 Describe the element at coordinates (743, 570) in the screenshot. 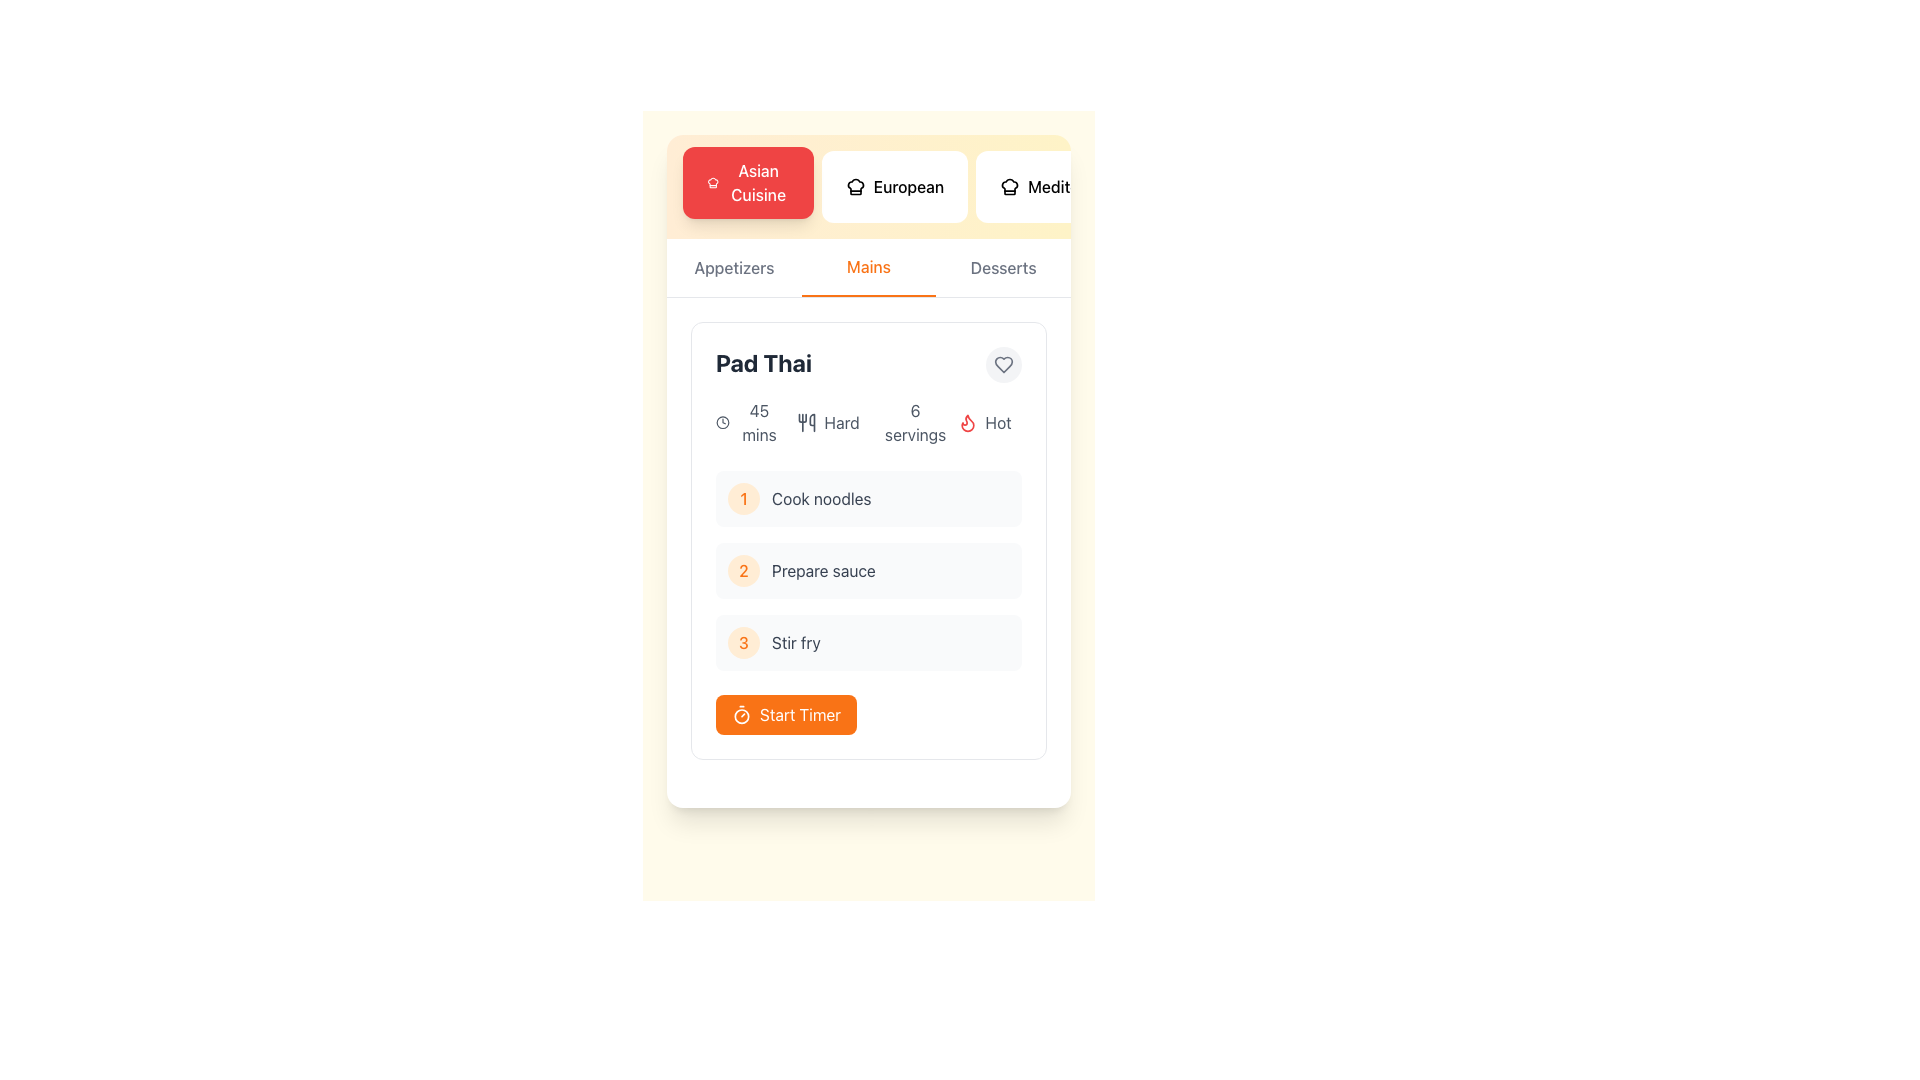

I see `the second step indicator for the 'Prepare sauce' task in the 'Pad Thai' card` at that location.